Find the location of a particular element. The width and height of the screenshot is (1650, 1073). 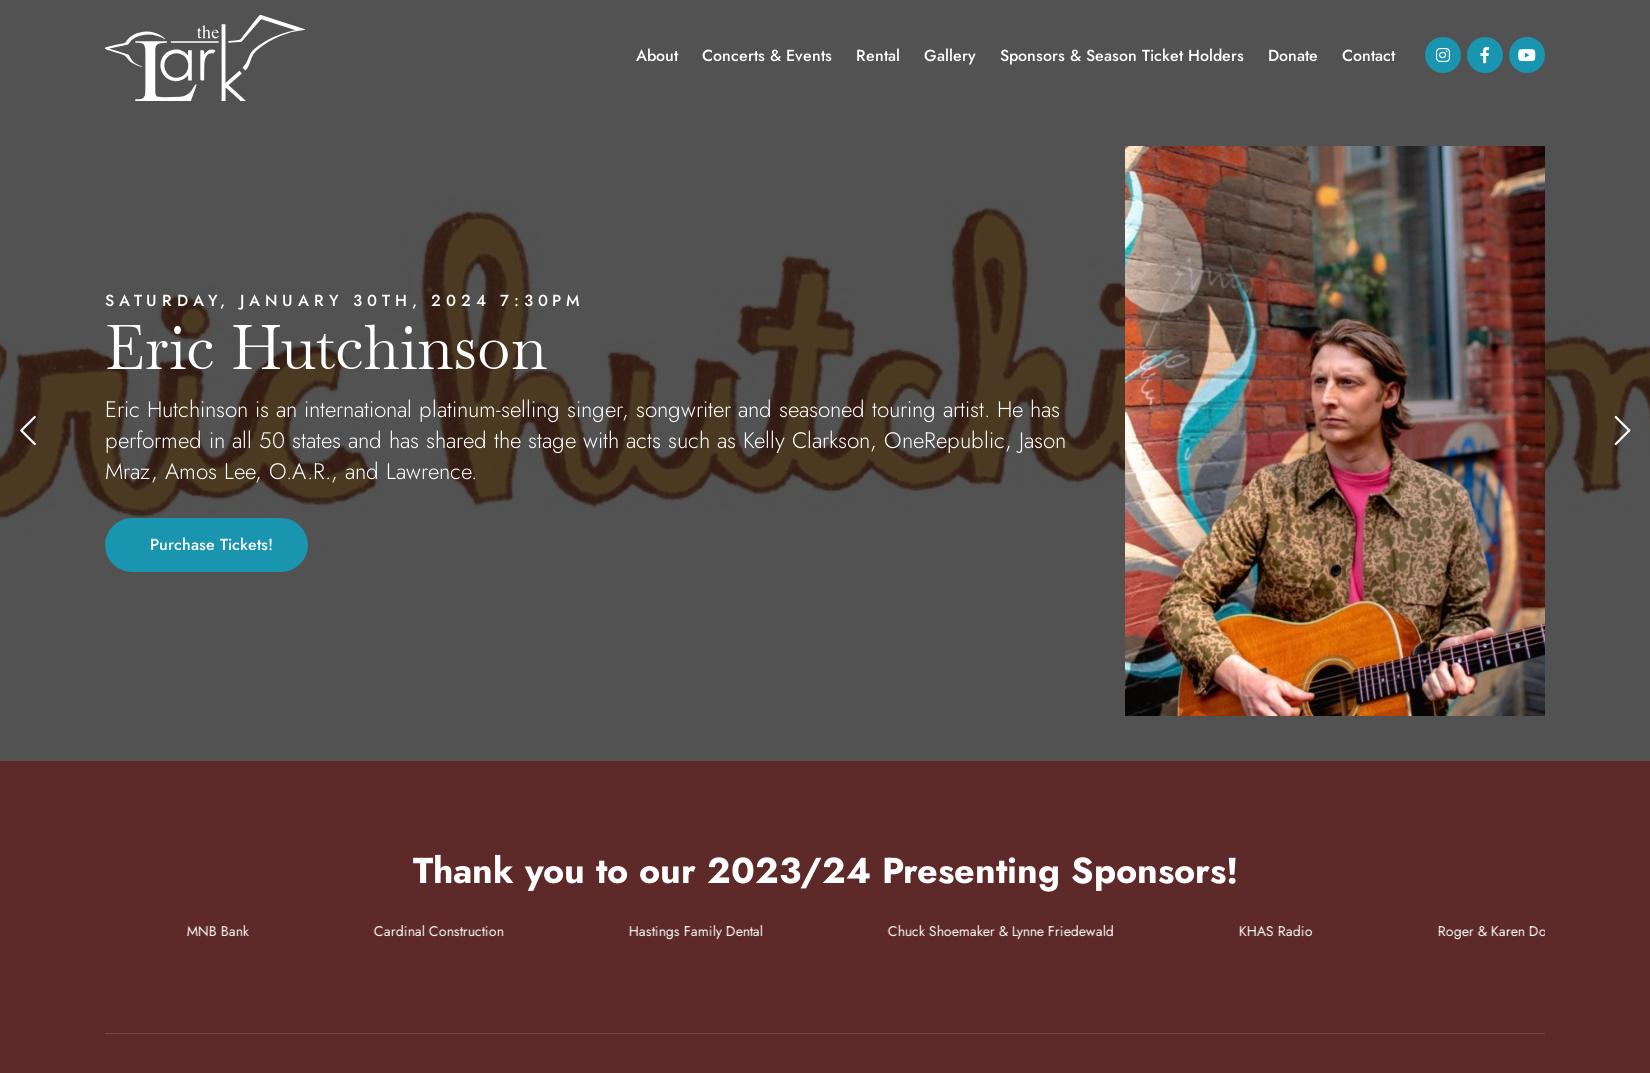

'Americana Tender-Rock Artist Jacob Westfall is a larger than life troubadour of love and adventure — a young veteran of the Portland music scene that has gained recognition as one of the fastest growing singer-songwriters in the Pacific Northwest' is located at coordinates (595, 439).